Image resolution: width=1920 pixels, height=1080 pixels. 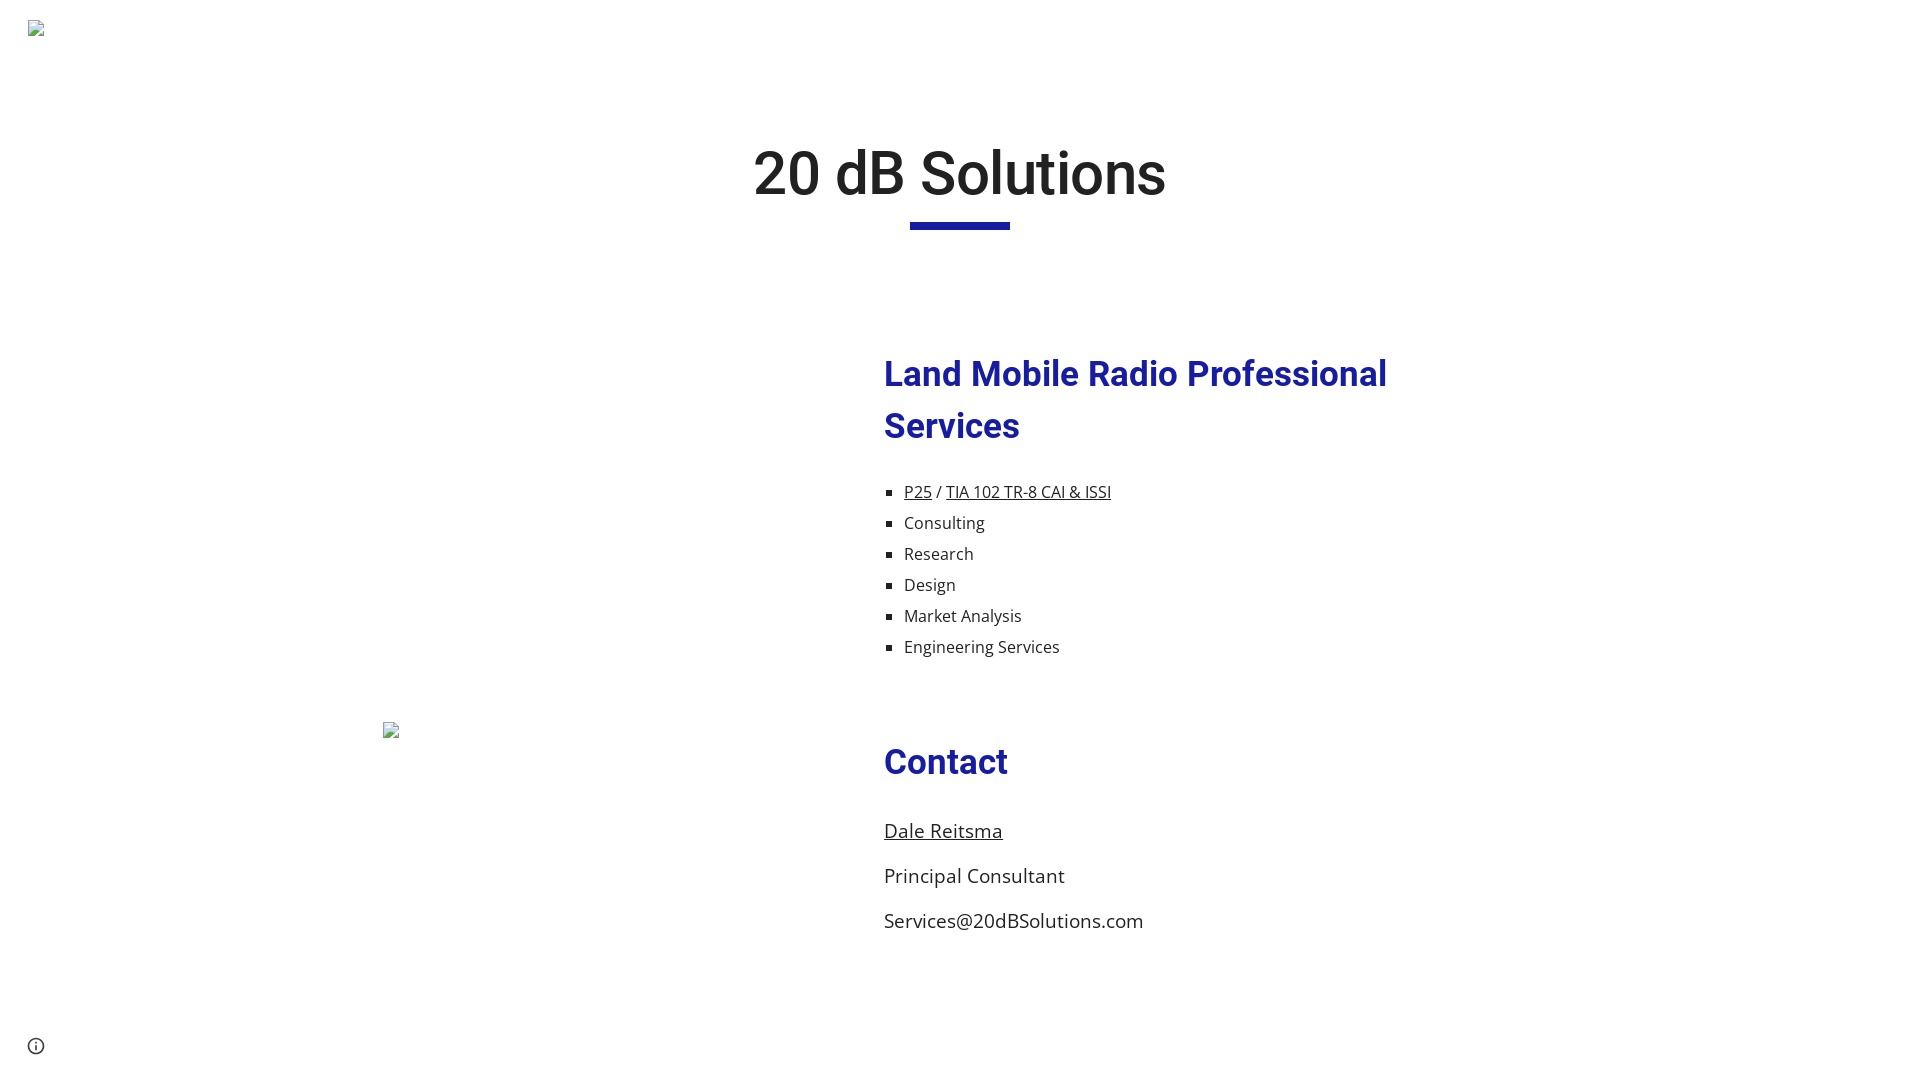 I want to click on 'P25', so click(x=916, y=492).